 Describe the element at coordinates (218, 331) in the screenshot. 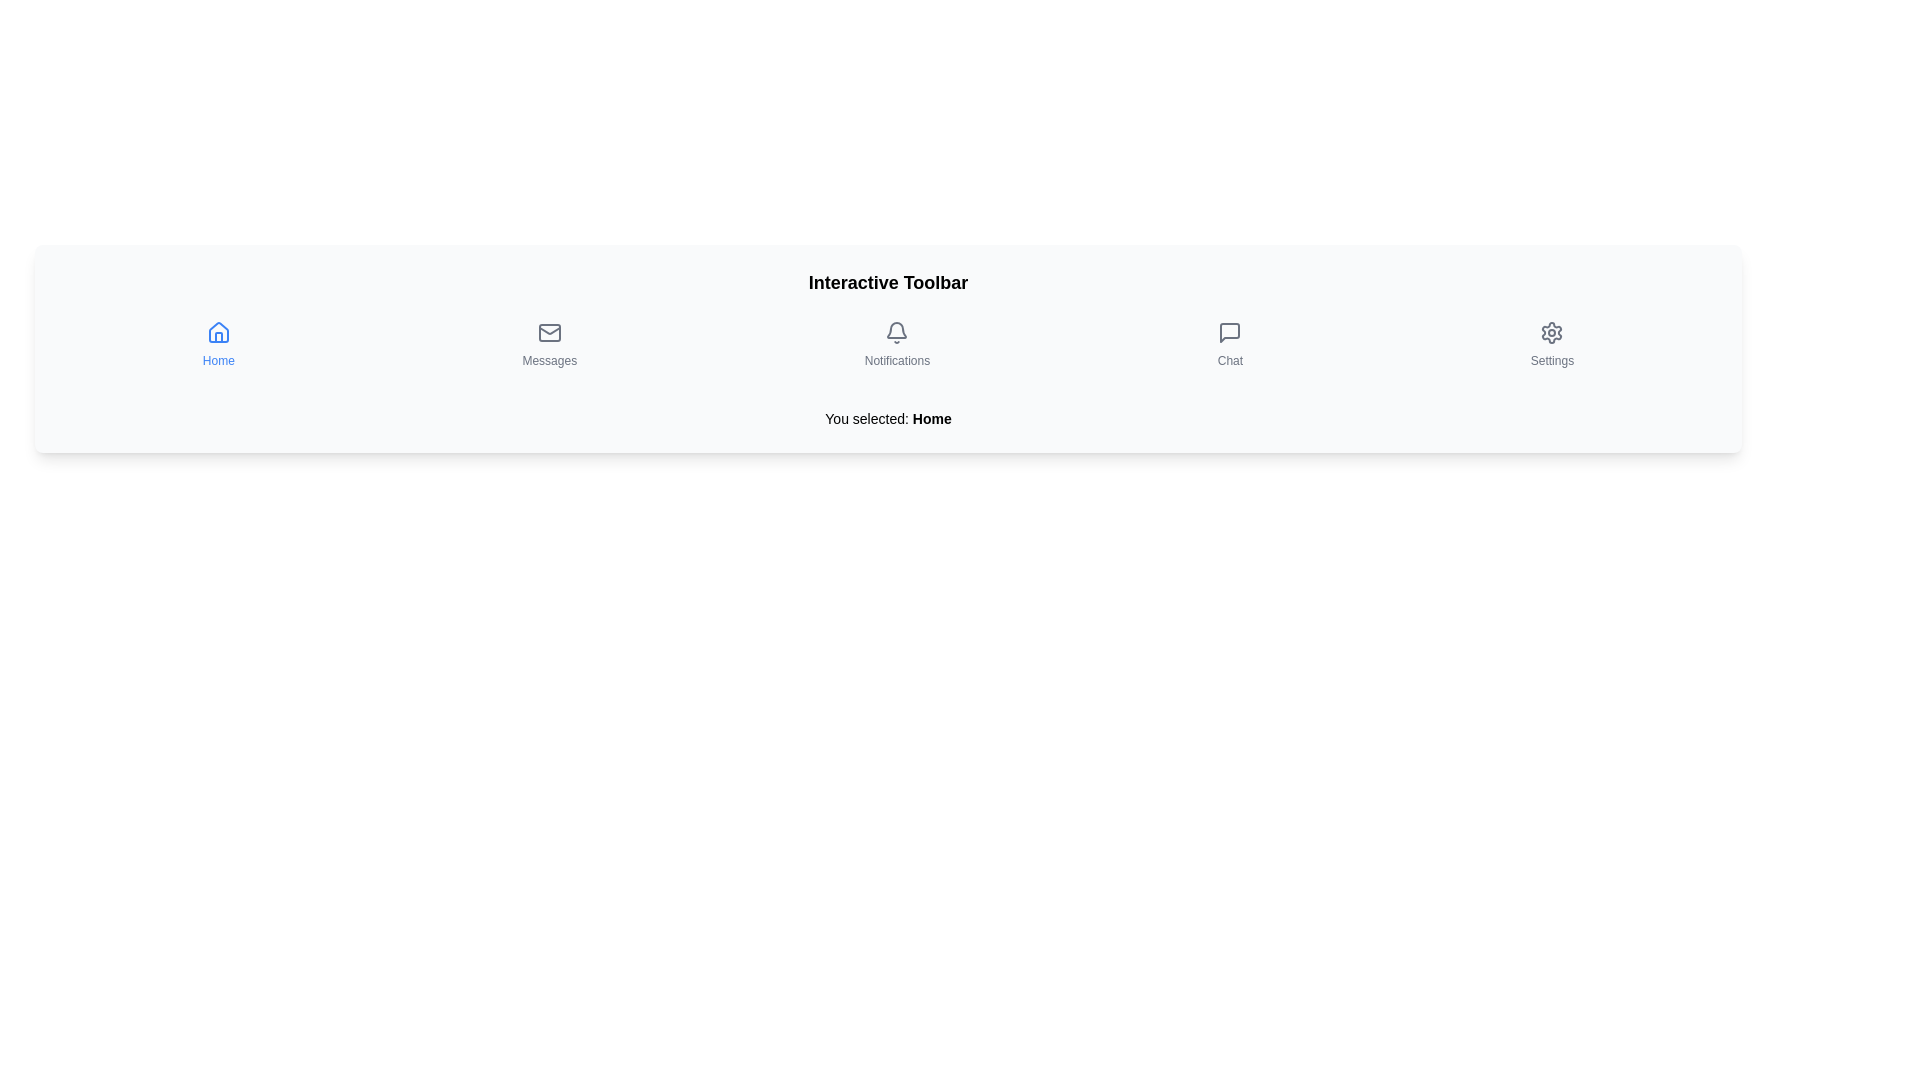

I see `the 'Home' icon in the navigation menu, which is the first icon on the left and directly above the text label 'Home'` at that location.